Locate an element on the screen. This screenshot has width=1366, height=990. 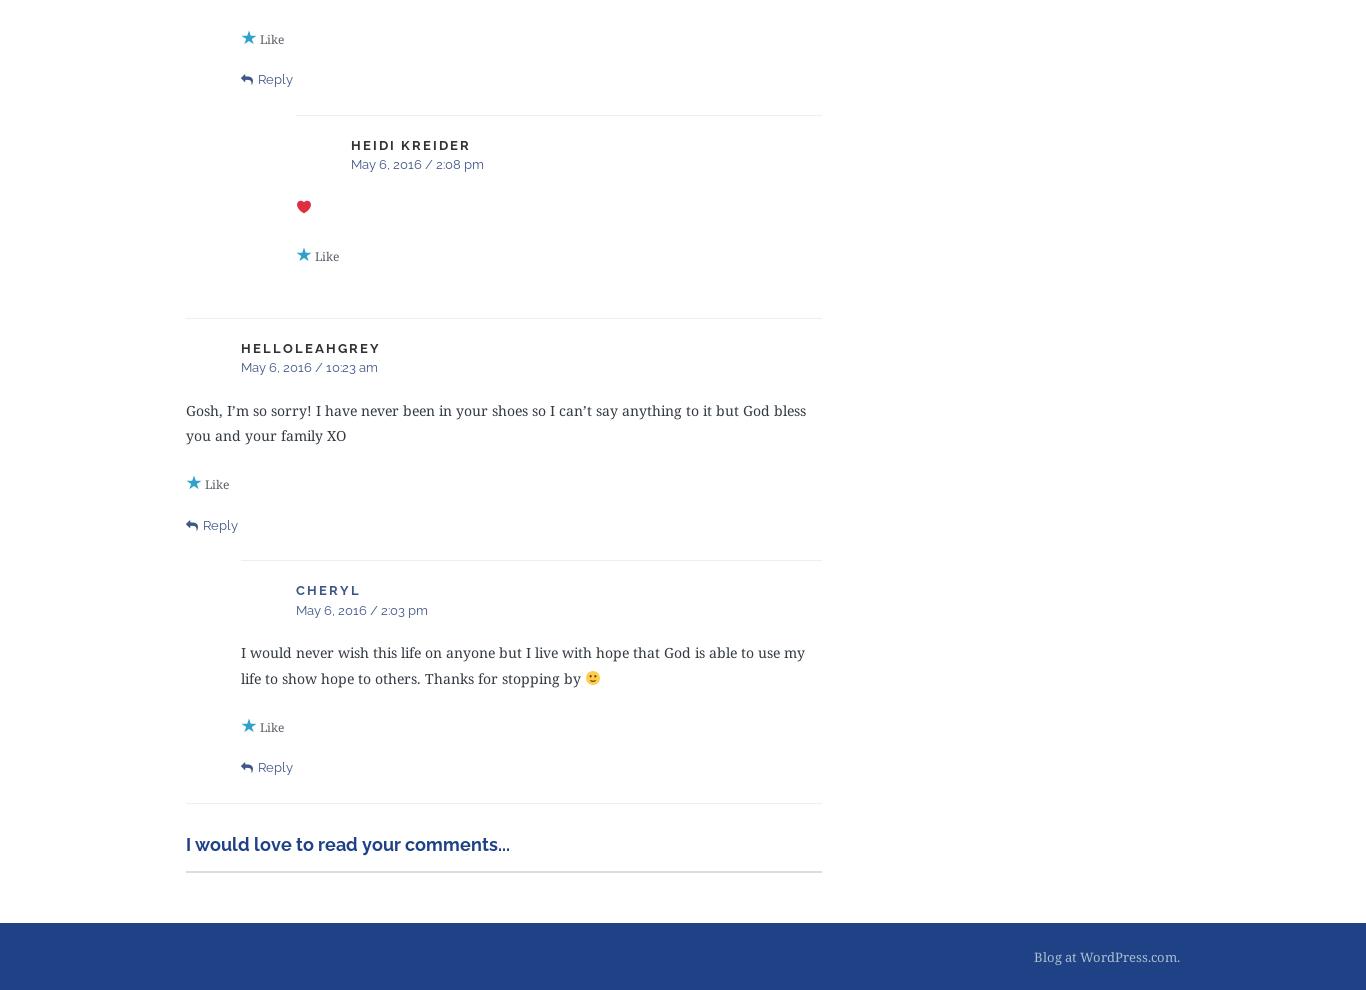
'May 6, 2016 / 2:03 pm' is located at coordinates (360, 608).